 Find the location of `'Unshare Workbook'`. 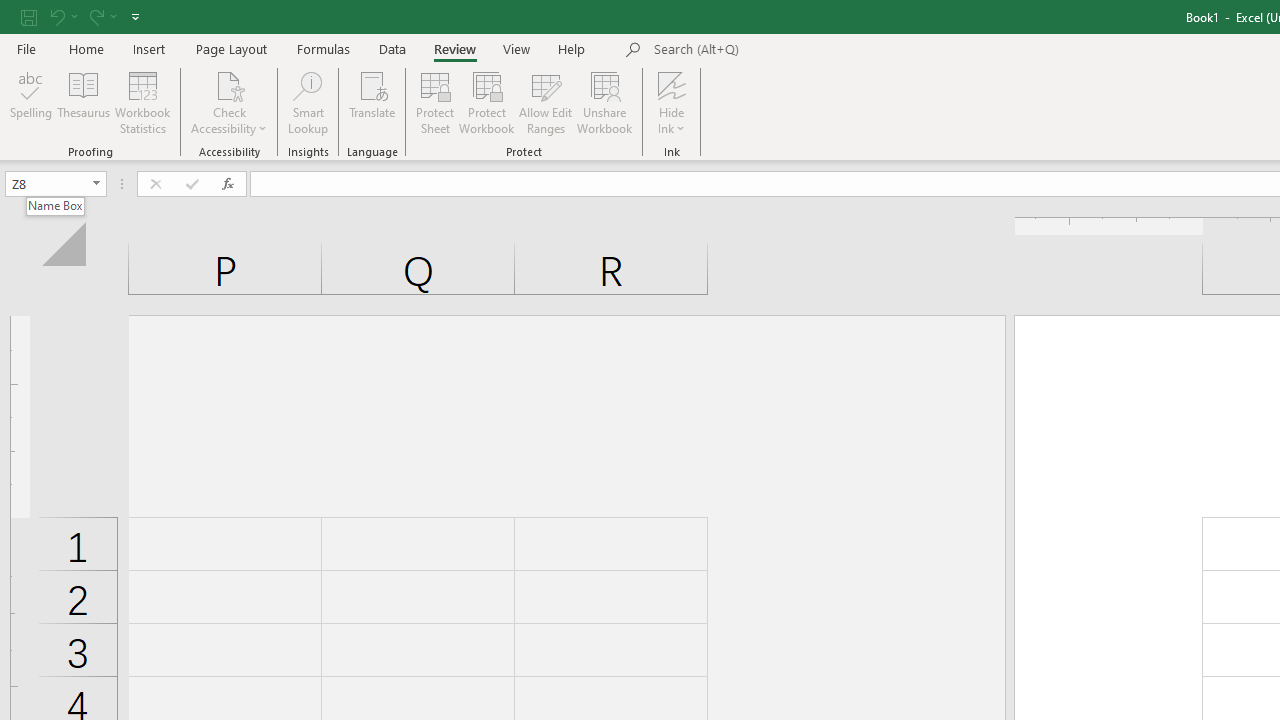

'Unshare Workbook' is located at coordinates (603, 103).